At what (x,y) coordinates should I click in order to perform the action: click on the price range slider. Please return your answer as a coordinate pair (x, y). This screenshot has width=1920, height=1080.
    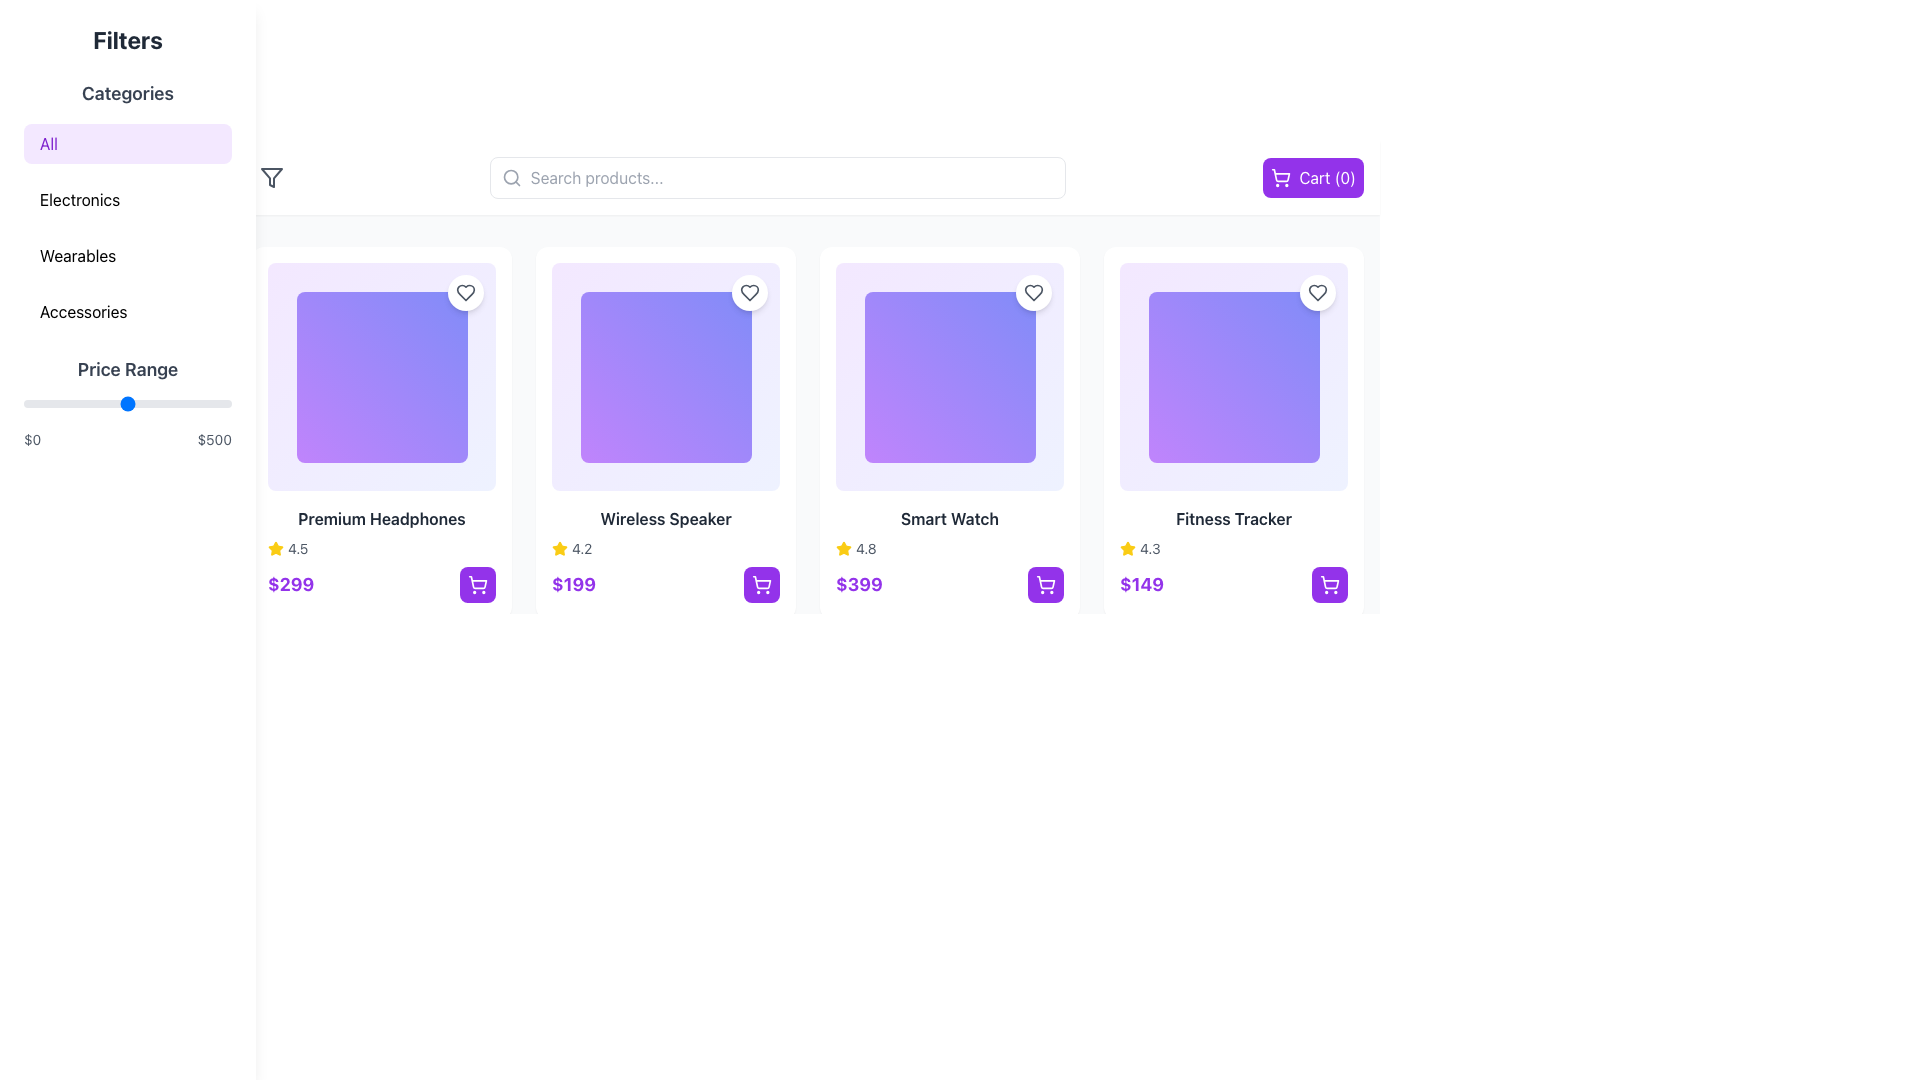
    Looking at the image, I should click on (46, 404).